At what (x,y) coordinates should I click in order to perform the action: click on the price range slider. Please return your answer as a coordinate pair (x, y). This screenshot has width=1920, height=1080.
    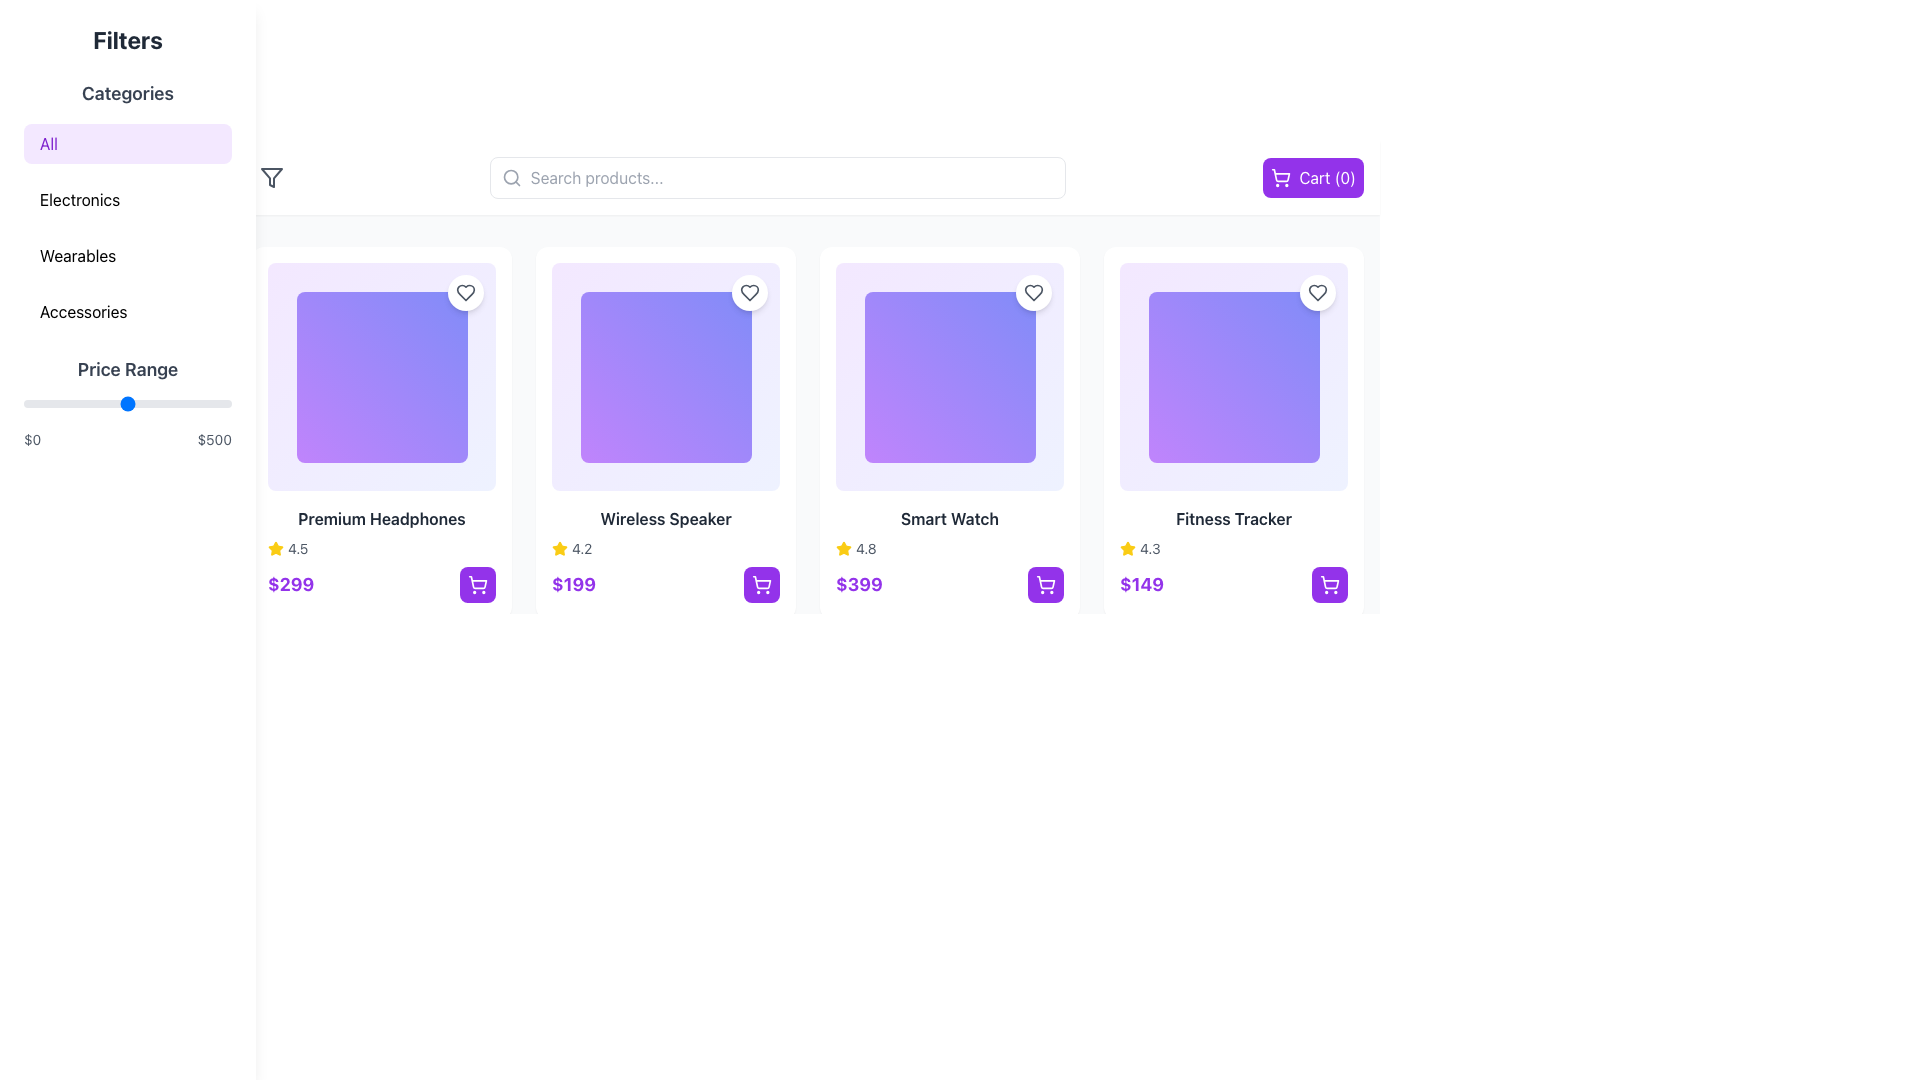
    Looking at the image, I should click on (46, 404).